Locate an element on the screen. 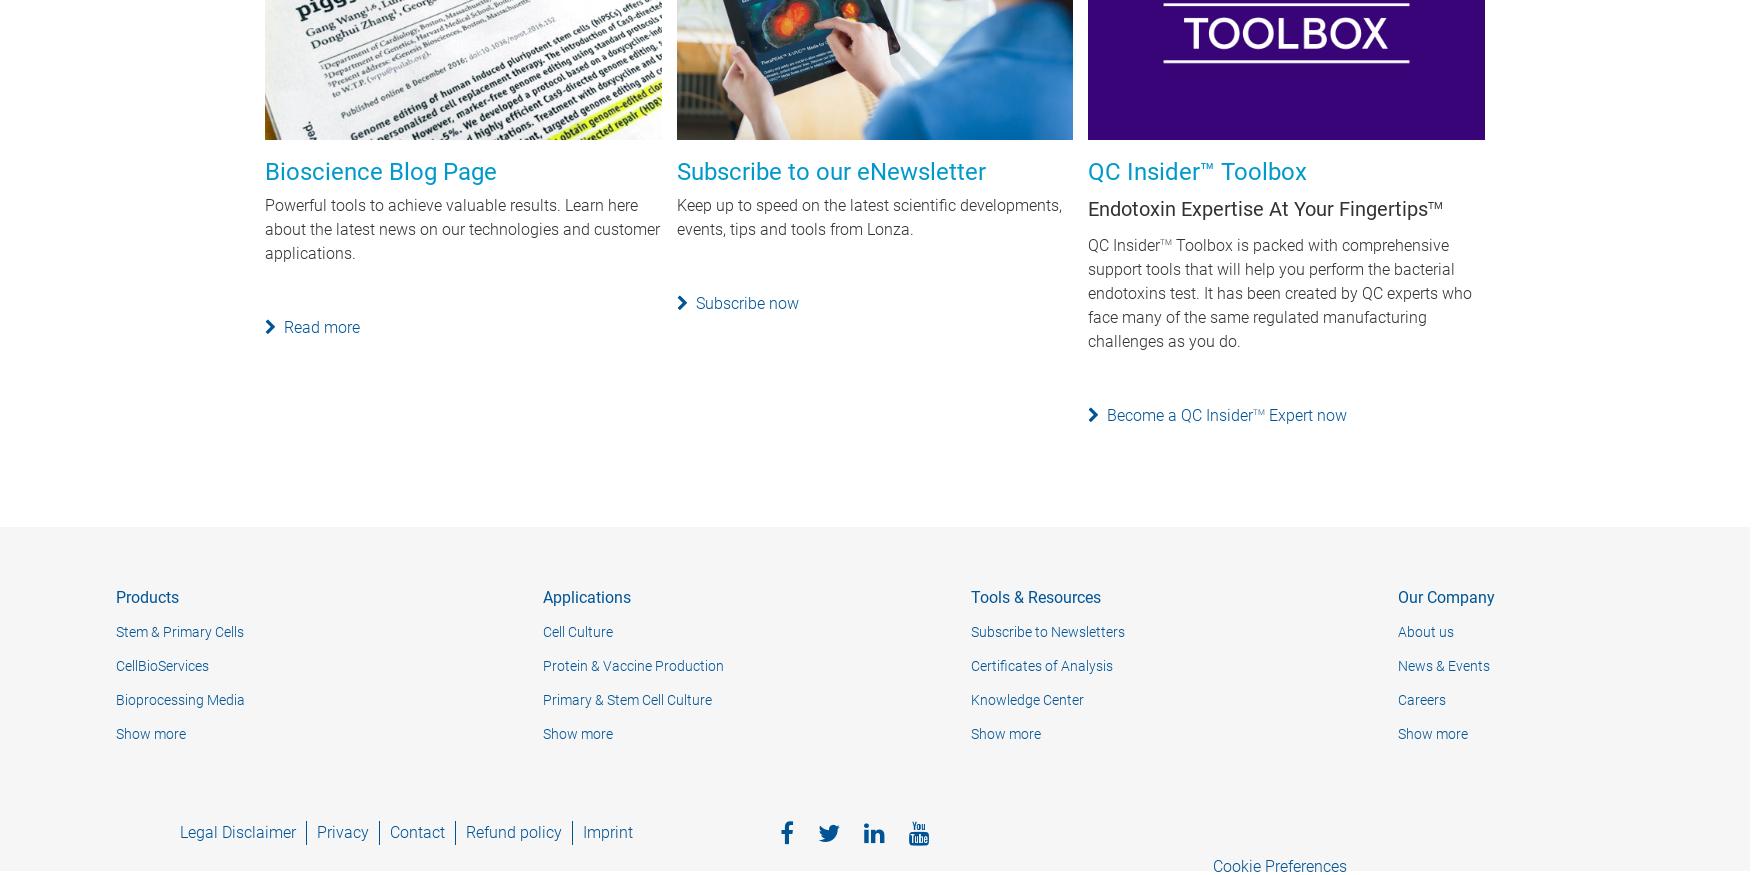 The height and width of the screenshot is (875, 1760). 'Imprint' is located at coordinates (608, 832).